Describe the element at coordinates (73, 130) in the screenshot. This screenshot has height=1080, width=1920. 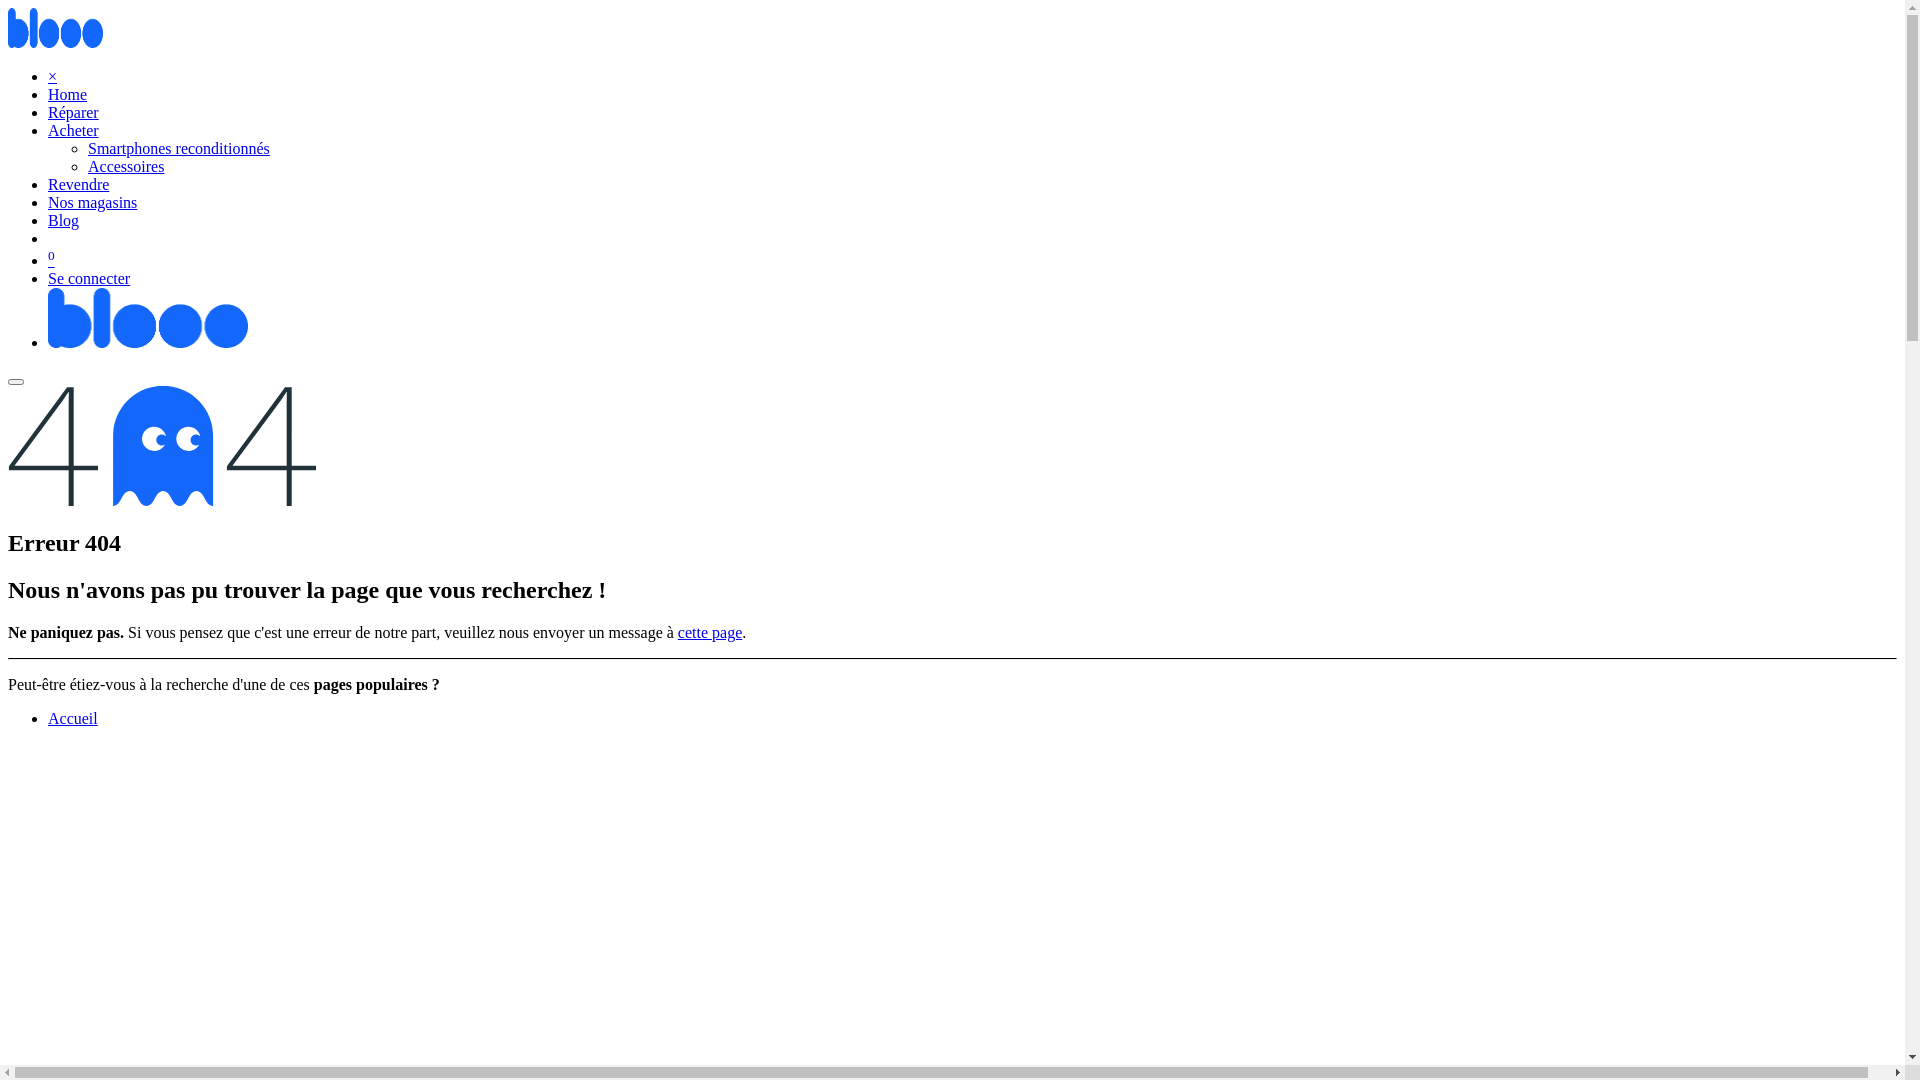
I see `'Acheter'` at that location.